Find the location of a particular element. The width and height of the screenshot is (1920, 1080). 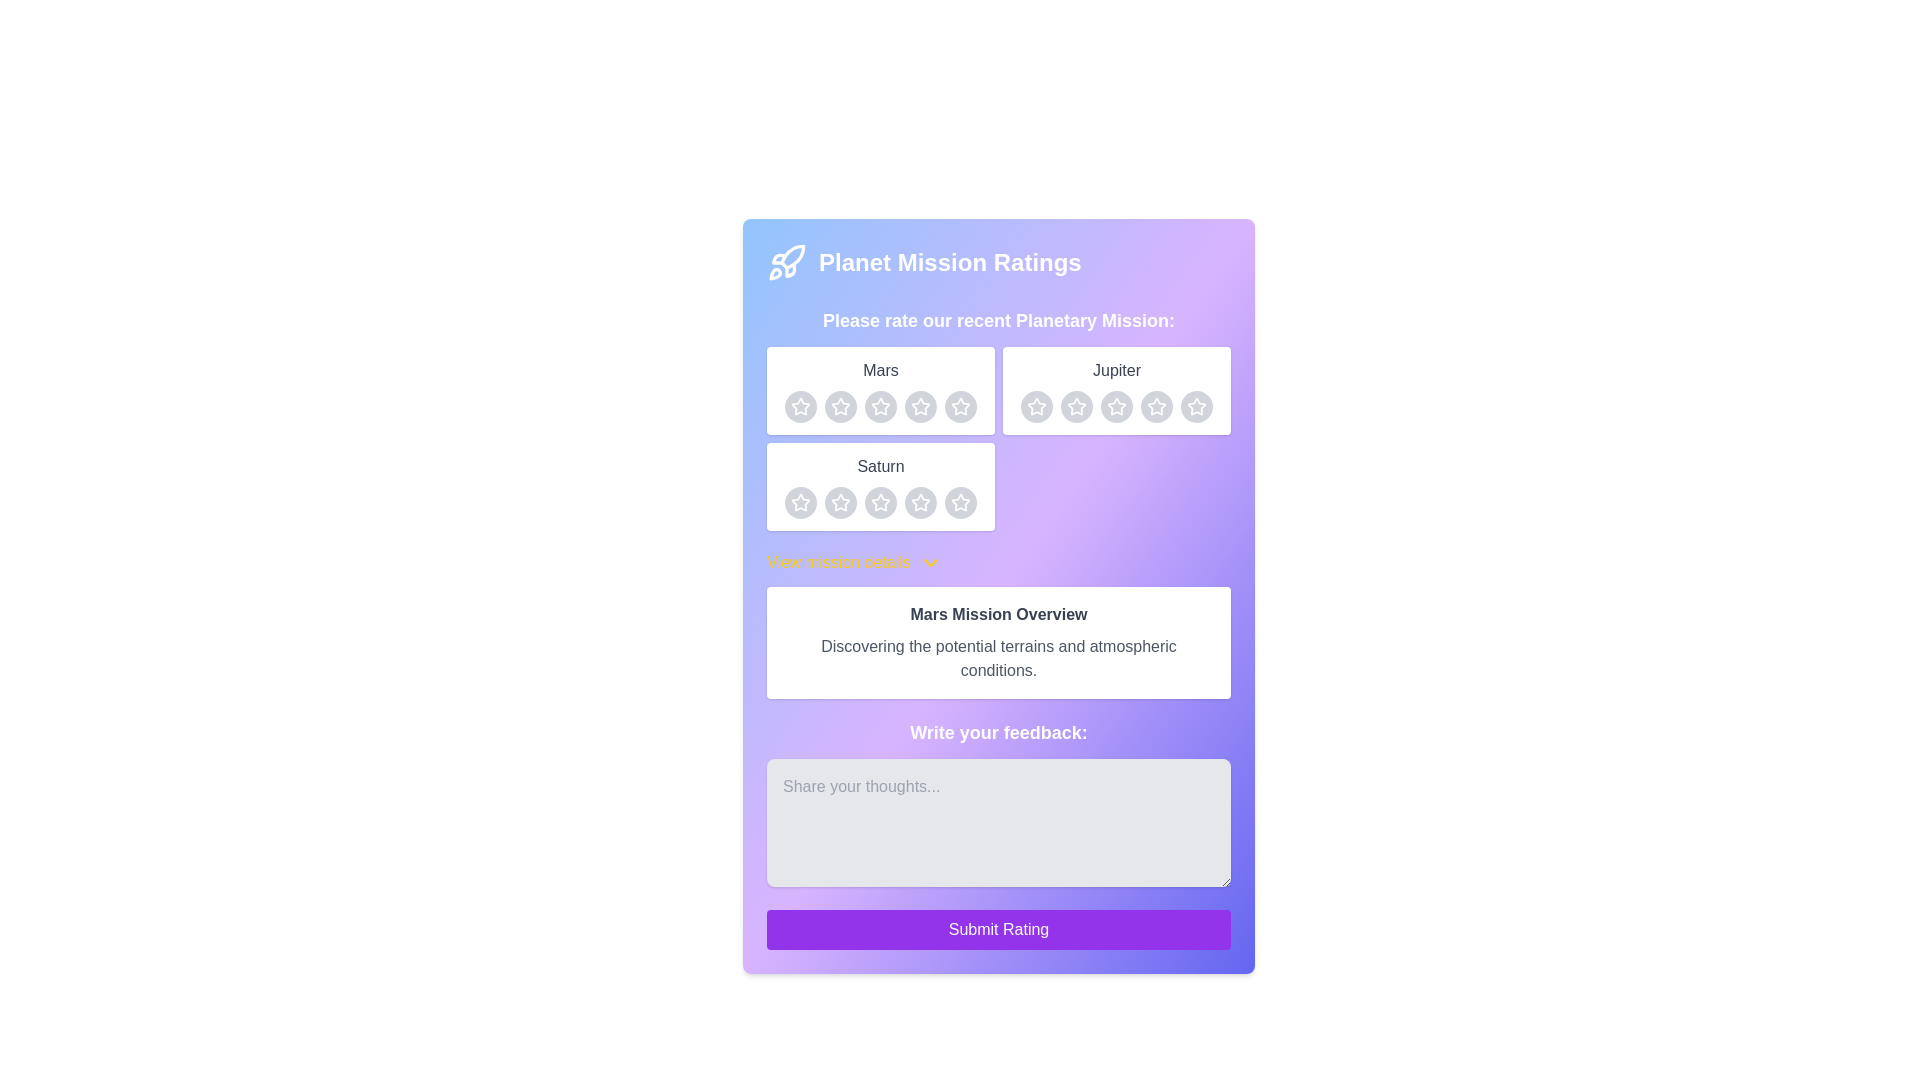

the first star icon in the rating system beneath the 'Saturn' heading to rate it is located at coordinates (801, 501).